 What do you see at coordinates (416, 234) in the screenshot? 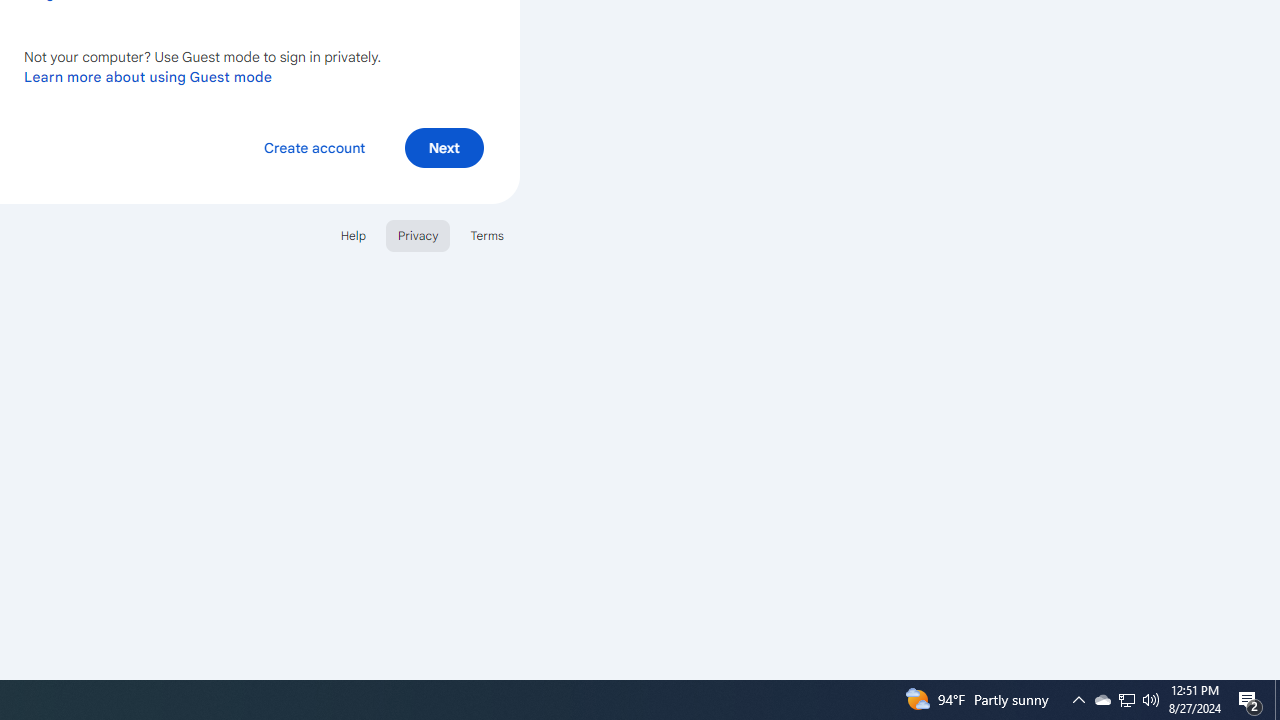
I see `'Privacy'` at bounding box center [416, 234].